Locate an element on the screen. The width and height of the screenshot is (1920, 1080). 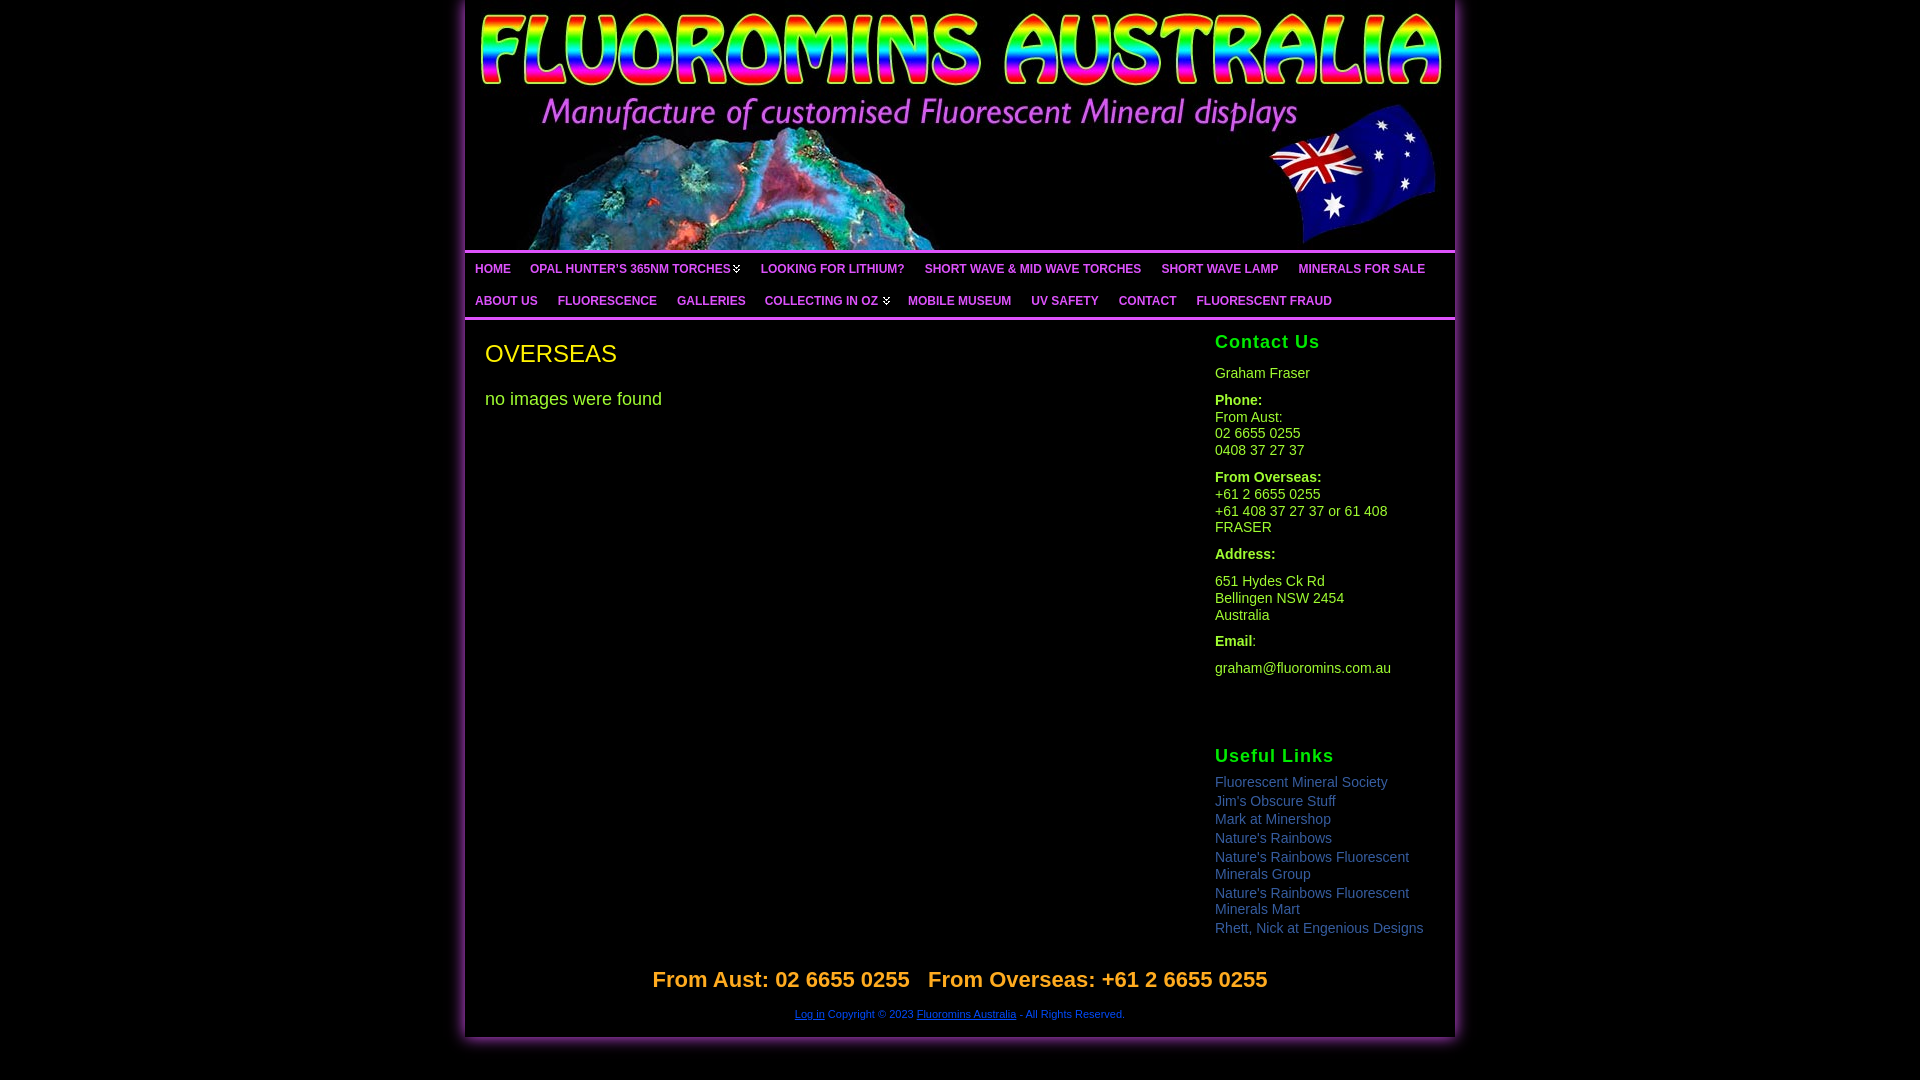
'LOOKING FOR LITHIUM?' is located at coordinates (833, 268).